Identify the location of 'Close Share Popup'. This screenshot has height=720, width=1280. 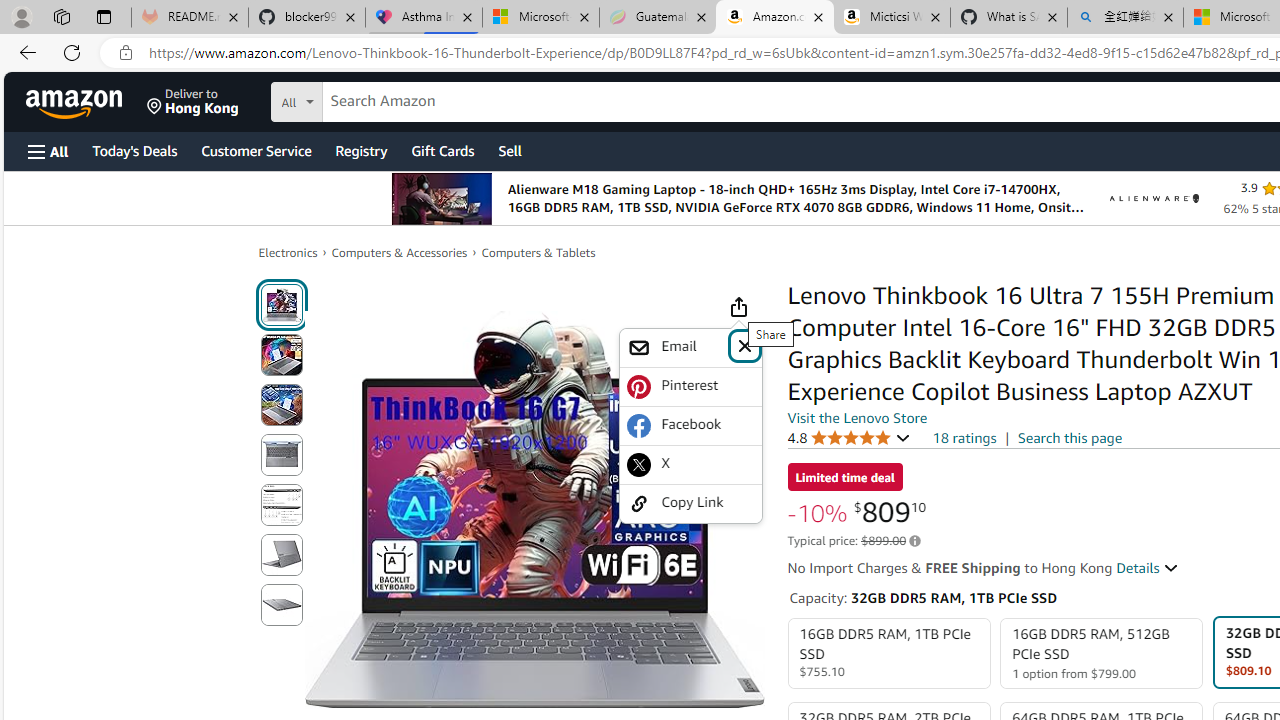
(743, 344).